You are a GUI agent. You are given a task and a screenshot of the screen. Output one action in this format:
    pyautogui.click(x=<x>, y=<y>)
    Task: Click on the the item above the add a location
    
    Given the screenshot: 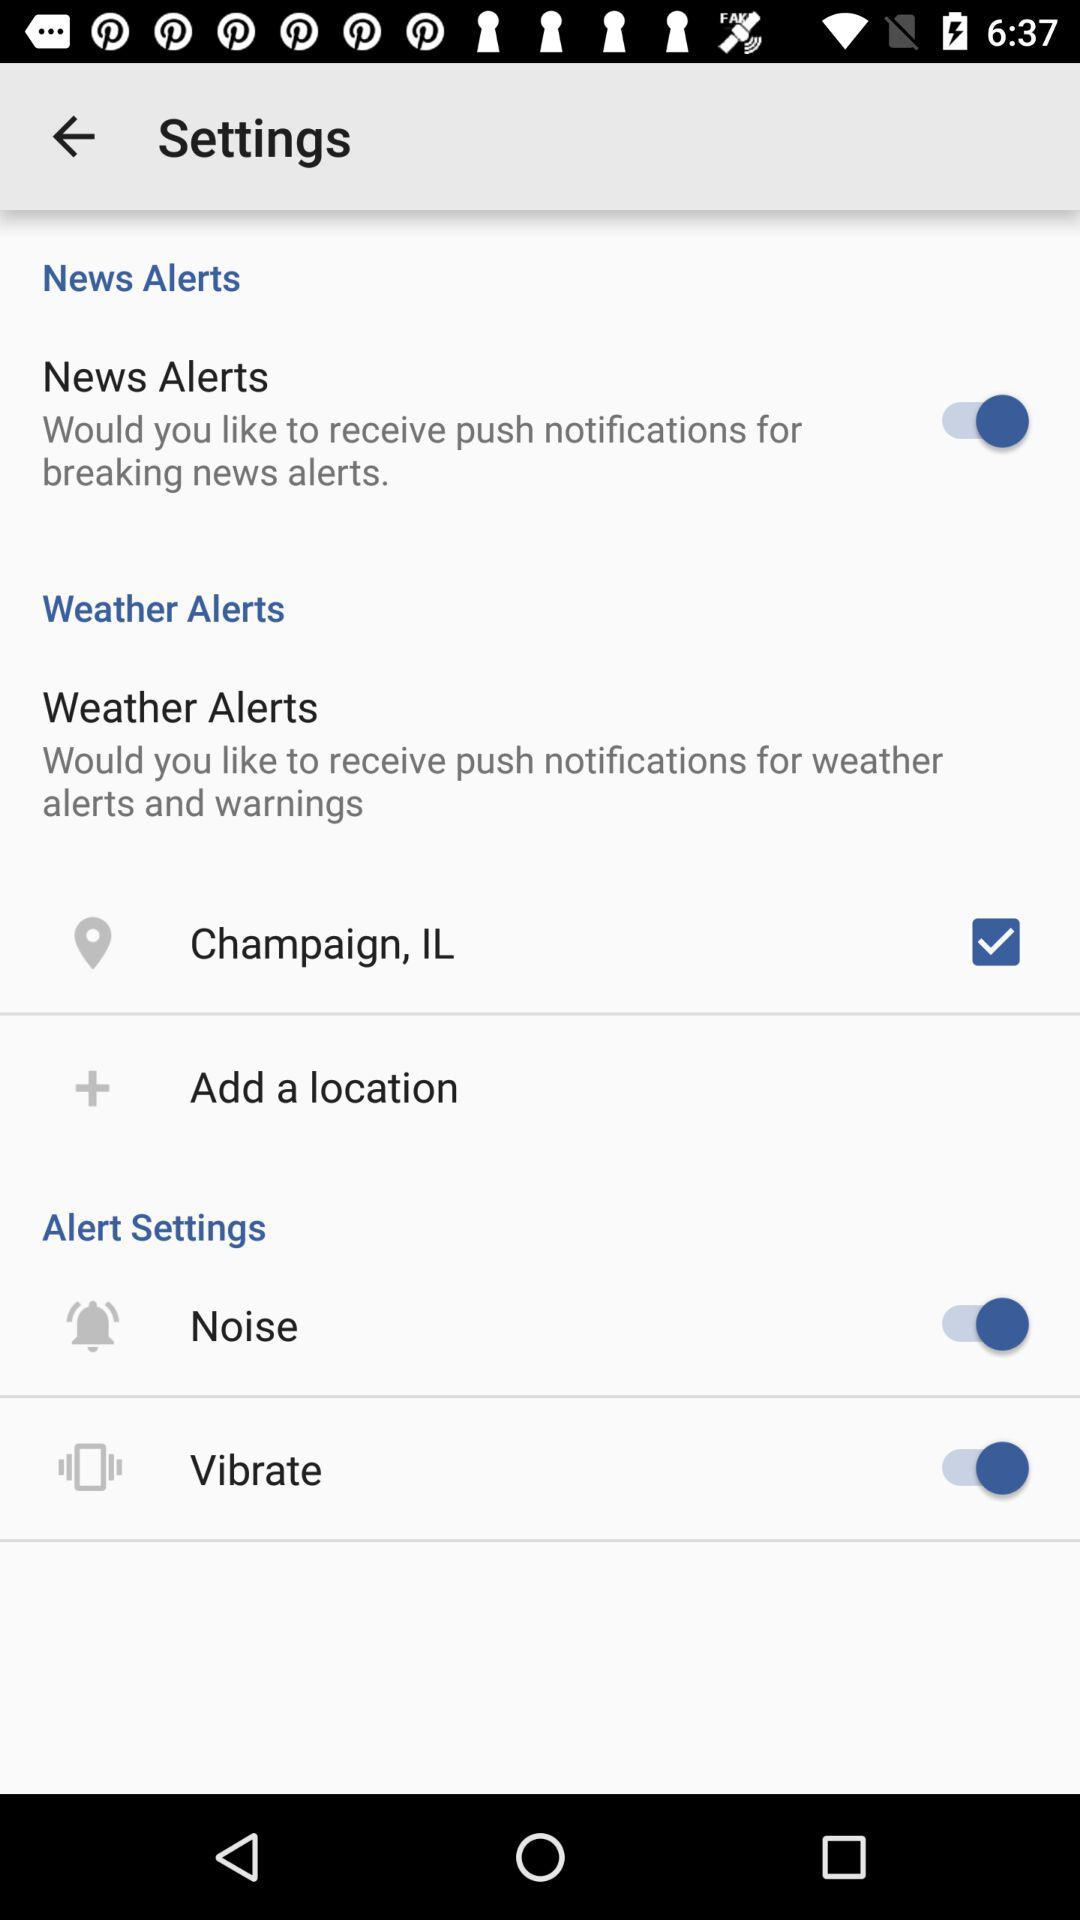 What is the action you would take?
    pyautogui.click(x=321, y=940)
    